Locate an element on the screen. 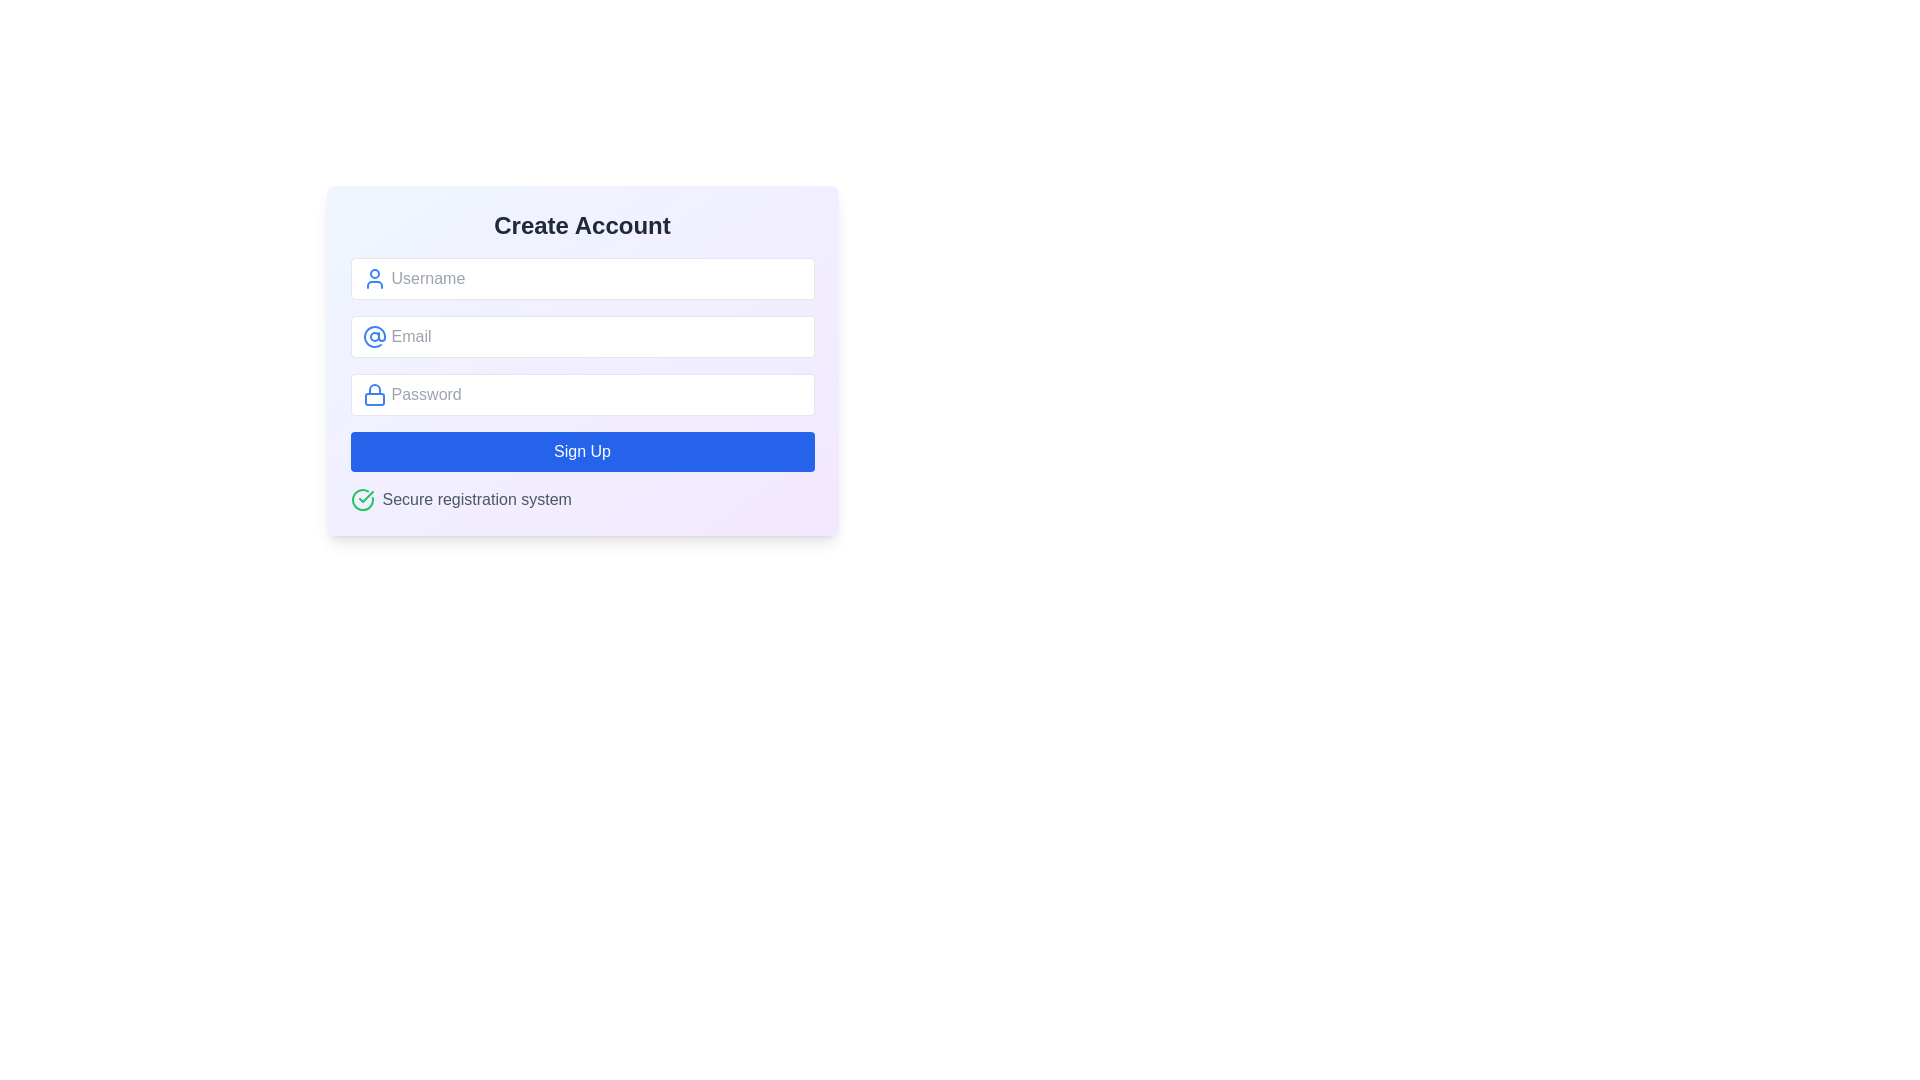 This screenshot has width=1920, height=1080. the graphical representation icon for the 'Username' input field, which is positioned to the left of the input field and aligned with its top and bottom edges is located at coordinates (374, 278).